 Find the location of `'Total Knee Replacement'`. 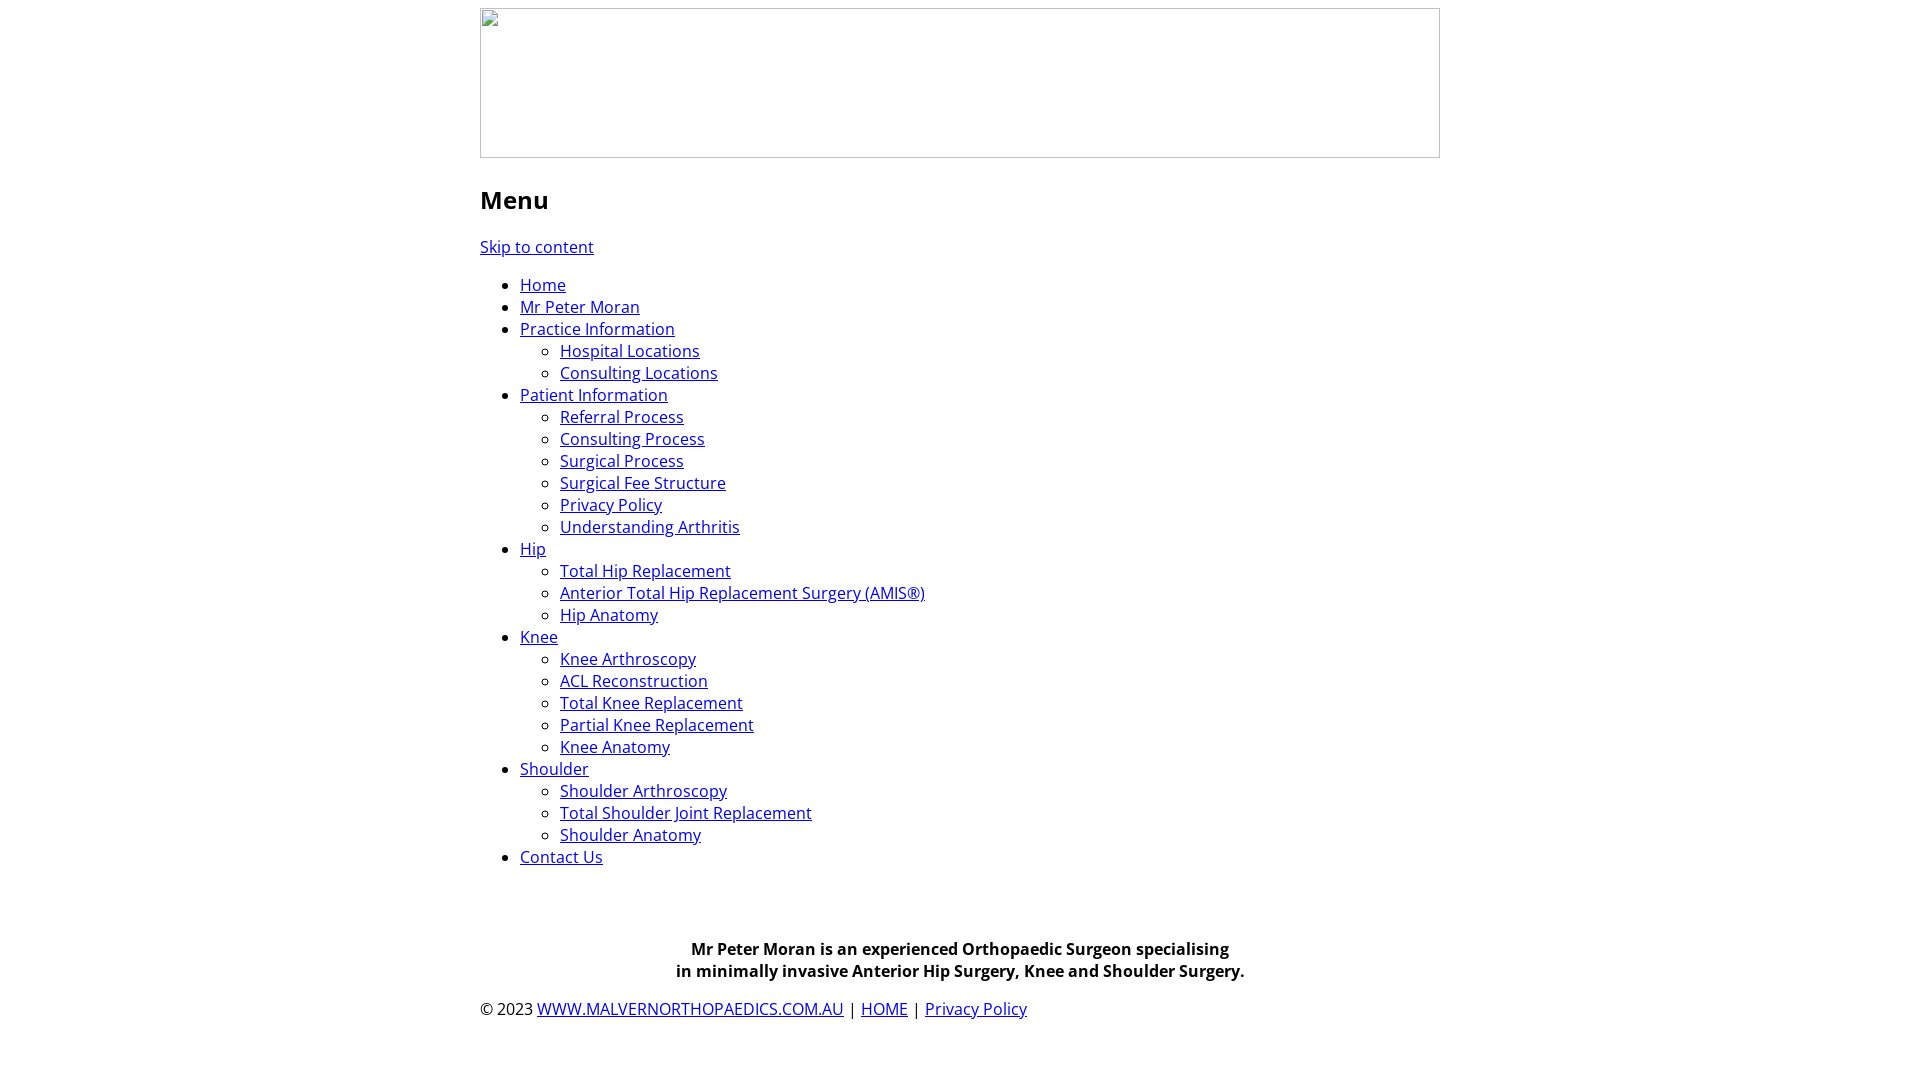

'Total Knee Replacement' is located at coordinates (651, 701).